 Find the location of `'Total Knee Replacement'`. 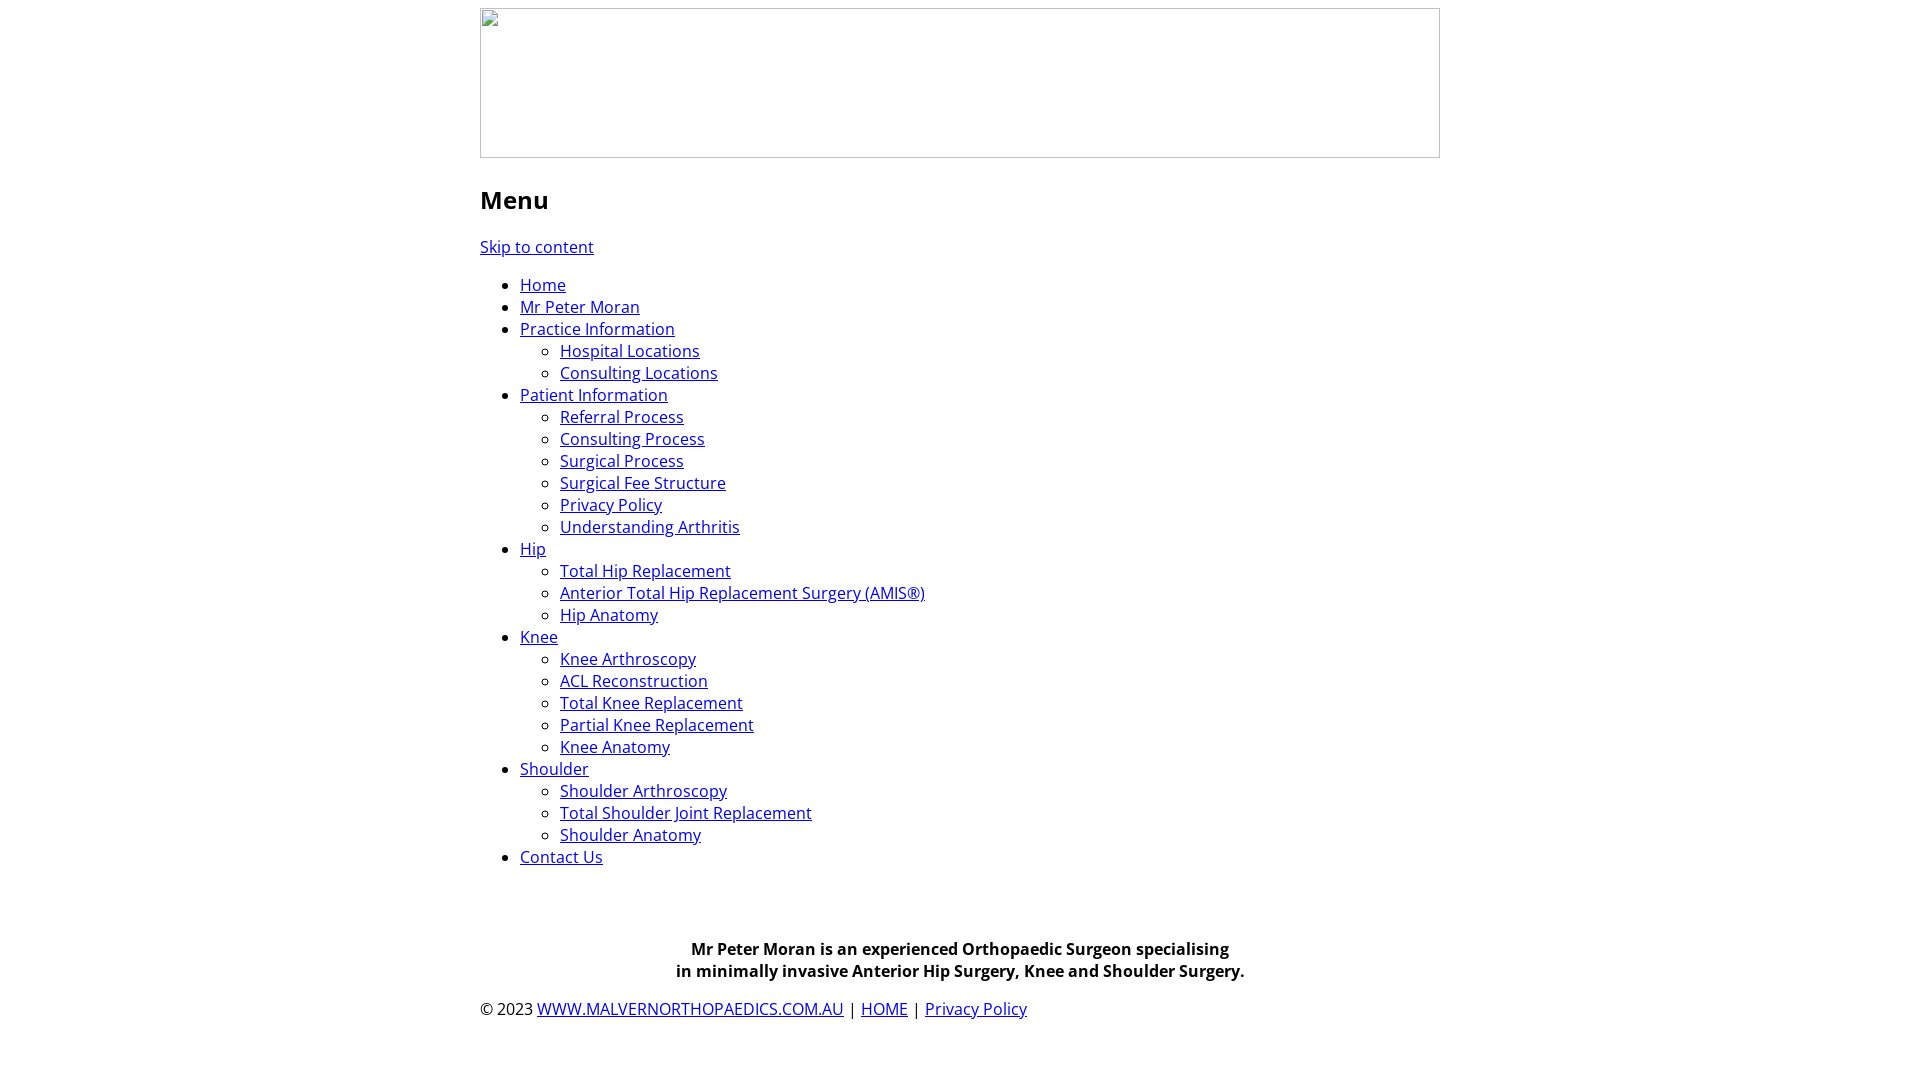

'Total Knee Replacement' is located at coordinates (651, 701).